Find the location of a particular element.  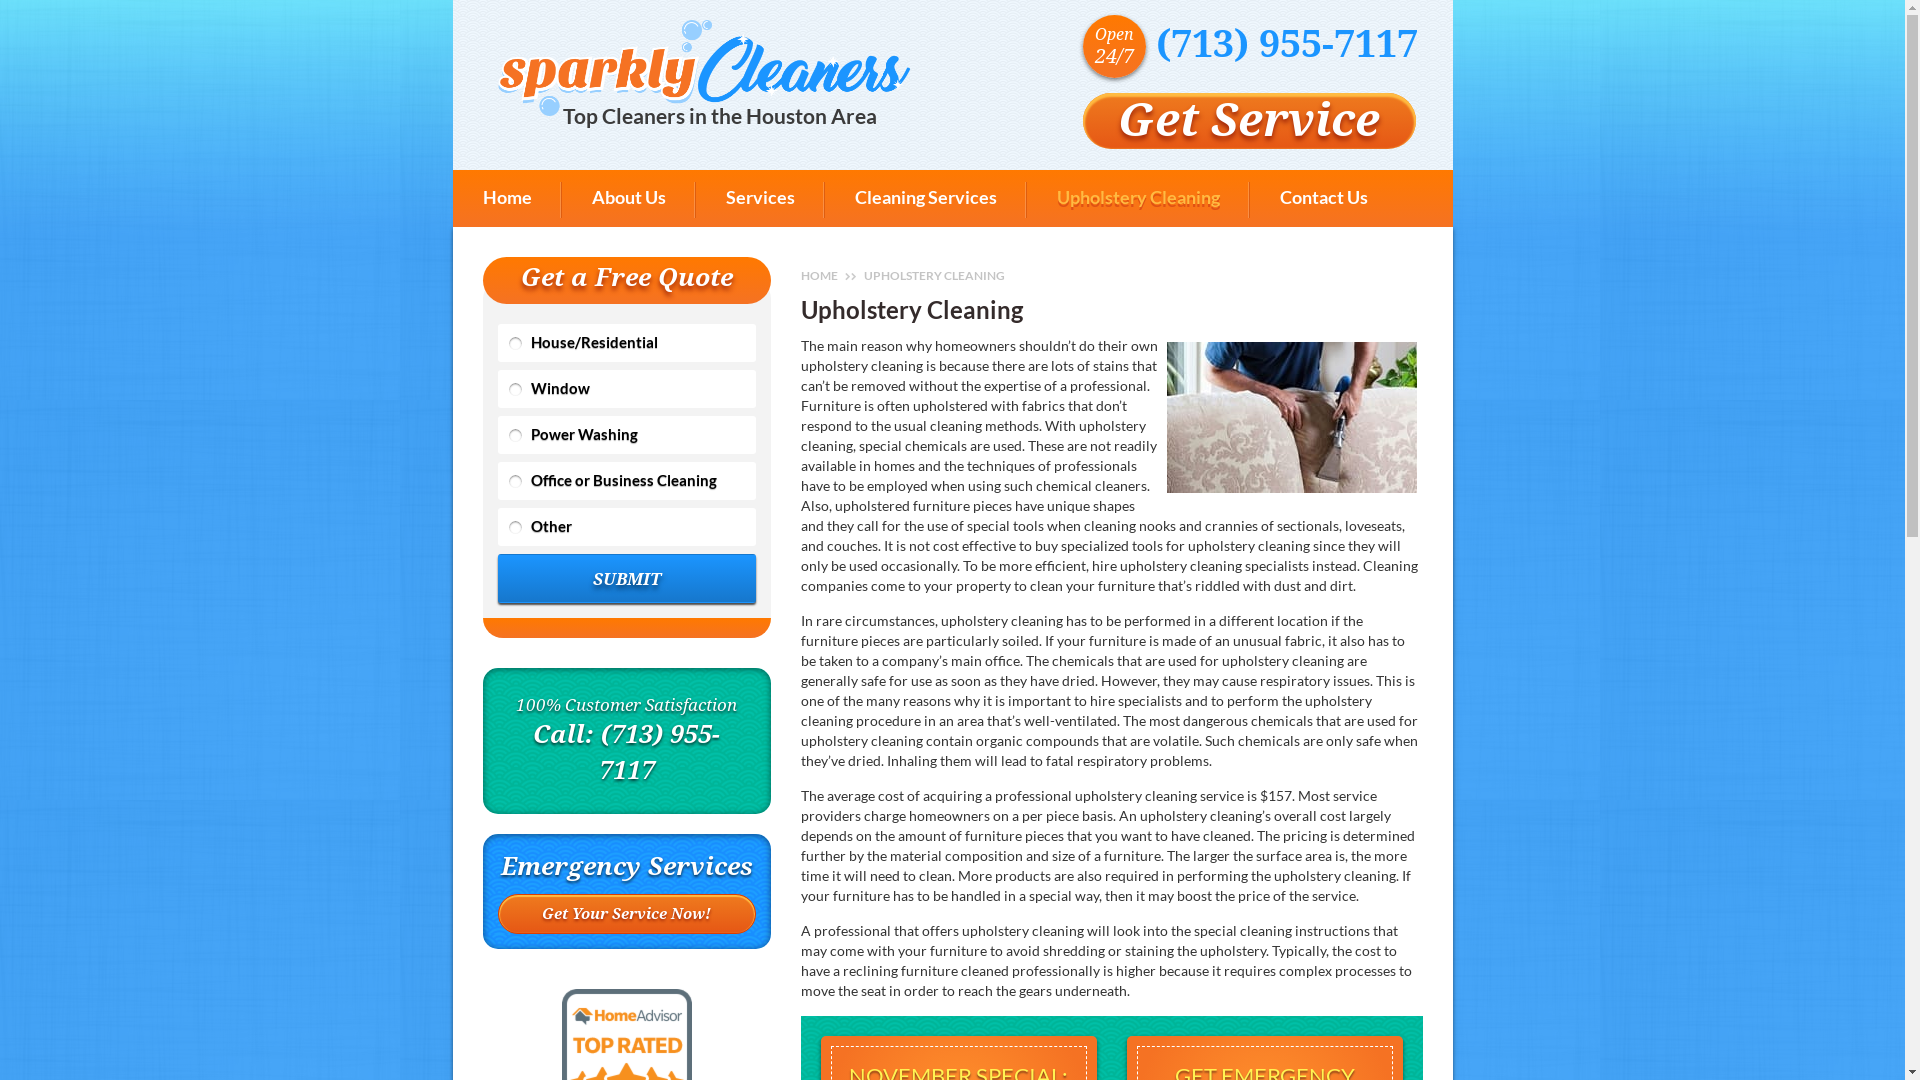

'(713) 955-7117' is located at coordinates (1286, 43).